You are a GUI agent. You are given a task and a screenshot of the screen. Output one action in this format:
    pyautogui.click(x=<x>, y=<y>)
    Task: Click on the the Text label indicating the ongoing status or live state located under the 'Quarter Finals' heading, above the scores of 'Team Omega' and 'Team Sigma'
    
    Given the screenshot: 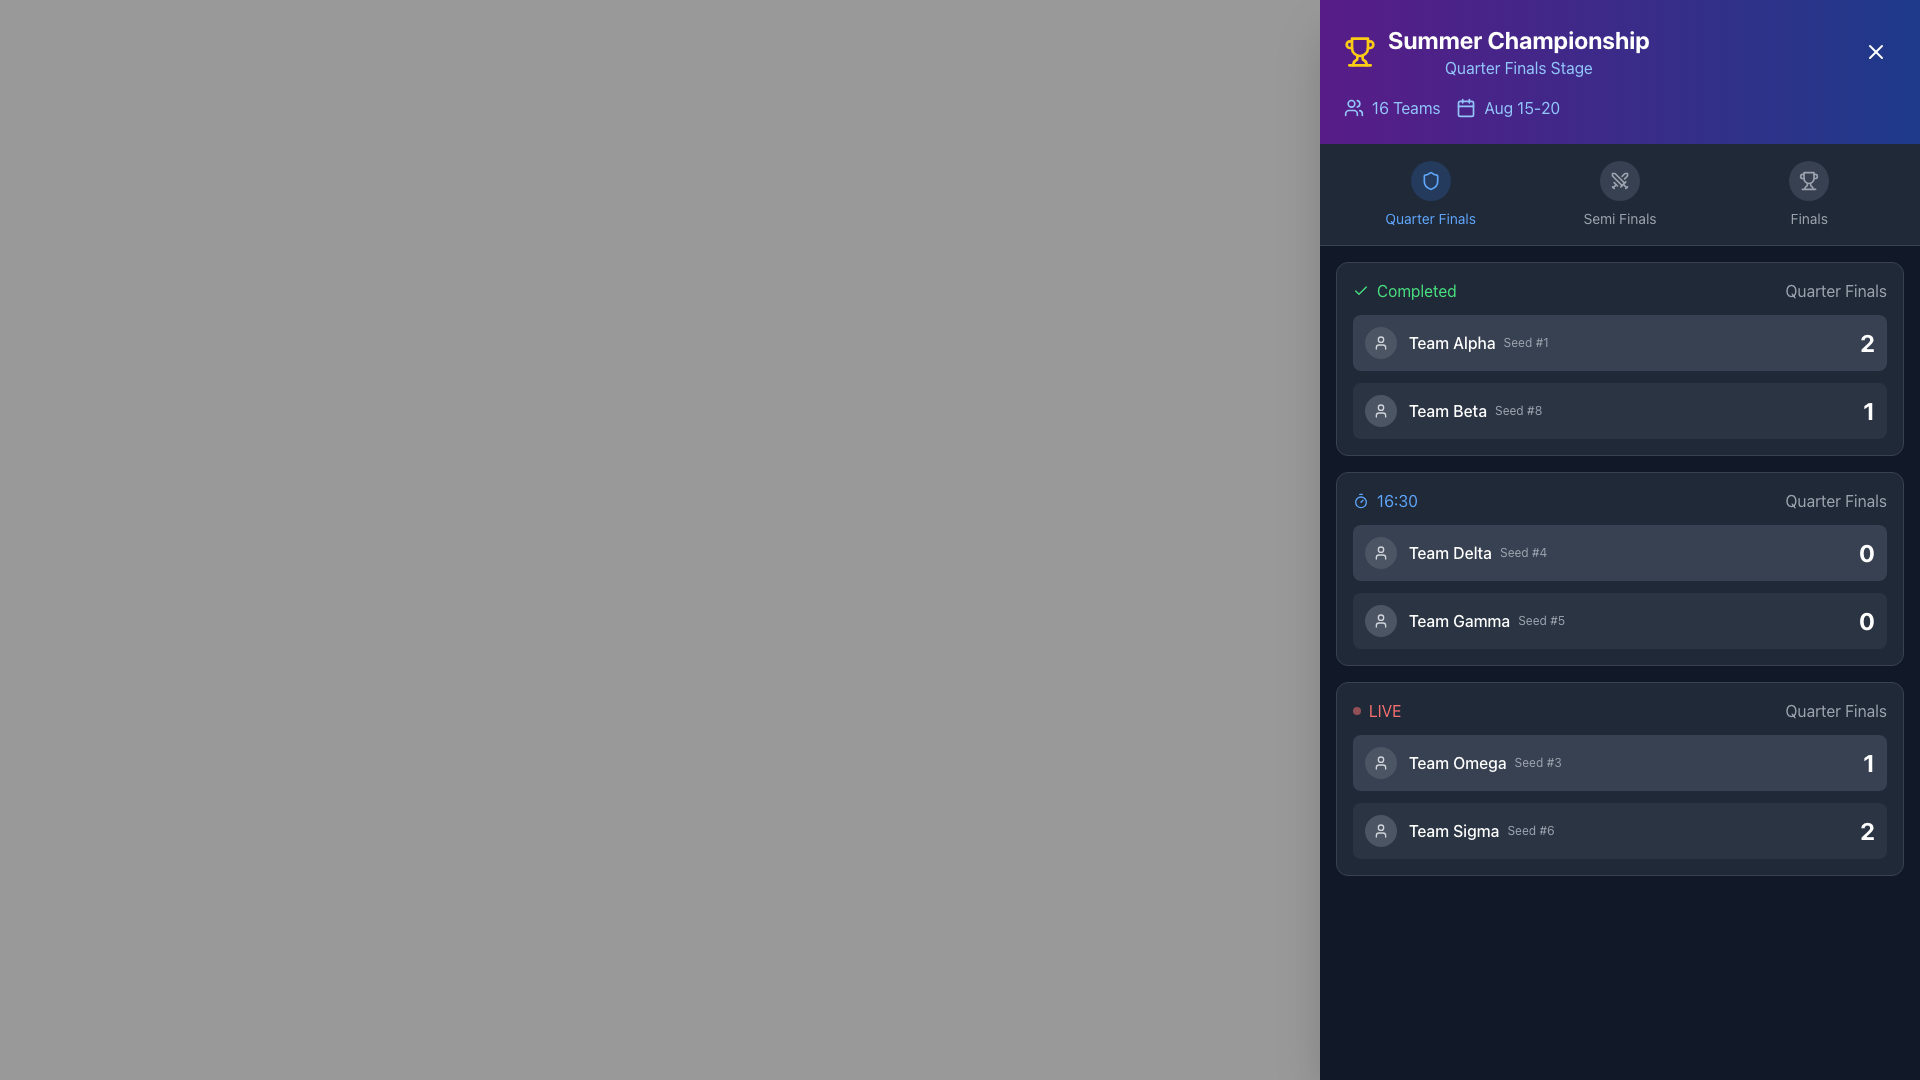 What is the action you would take?
    pyautogui.click(x=1376, y=709)
    